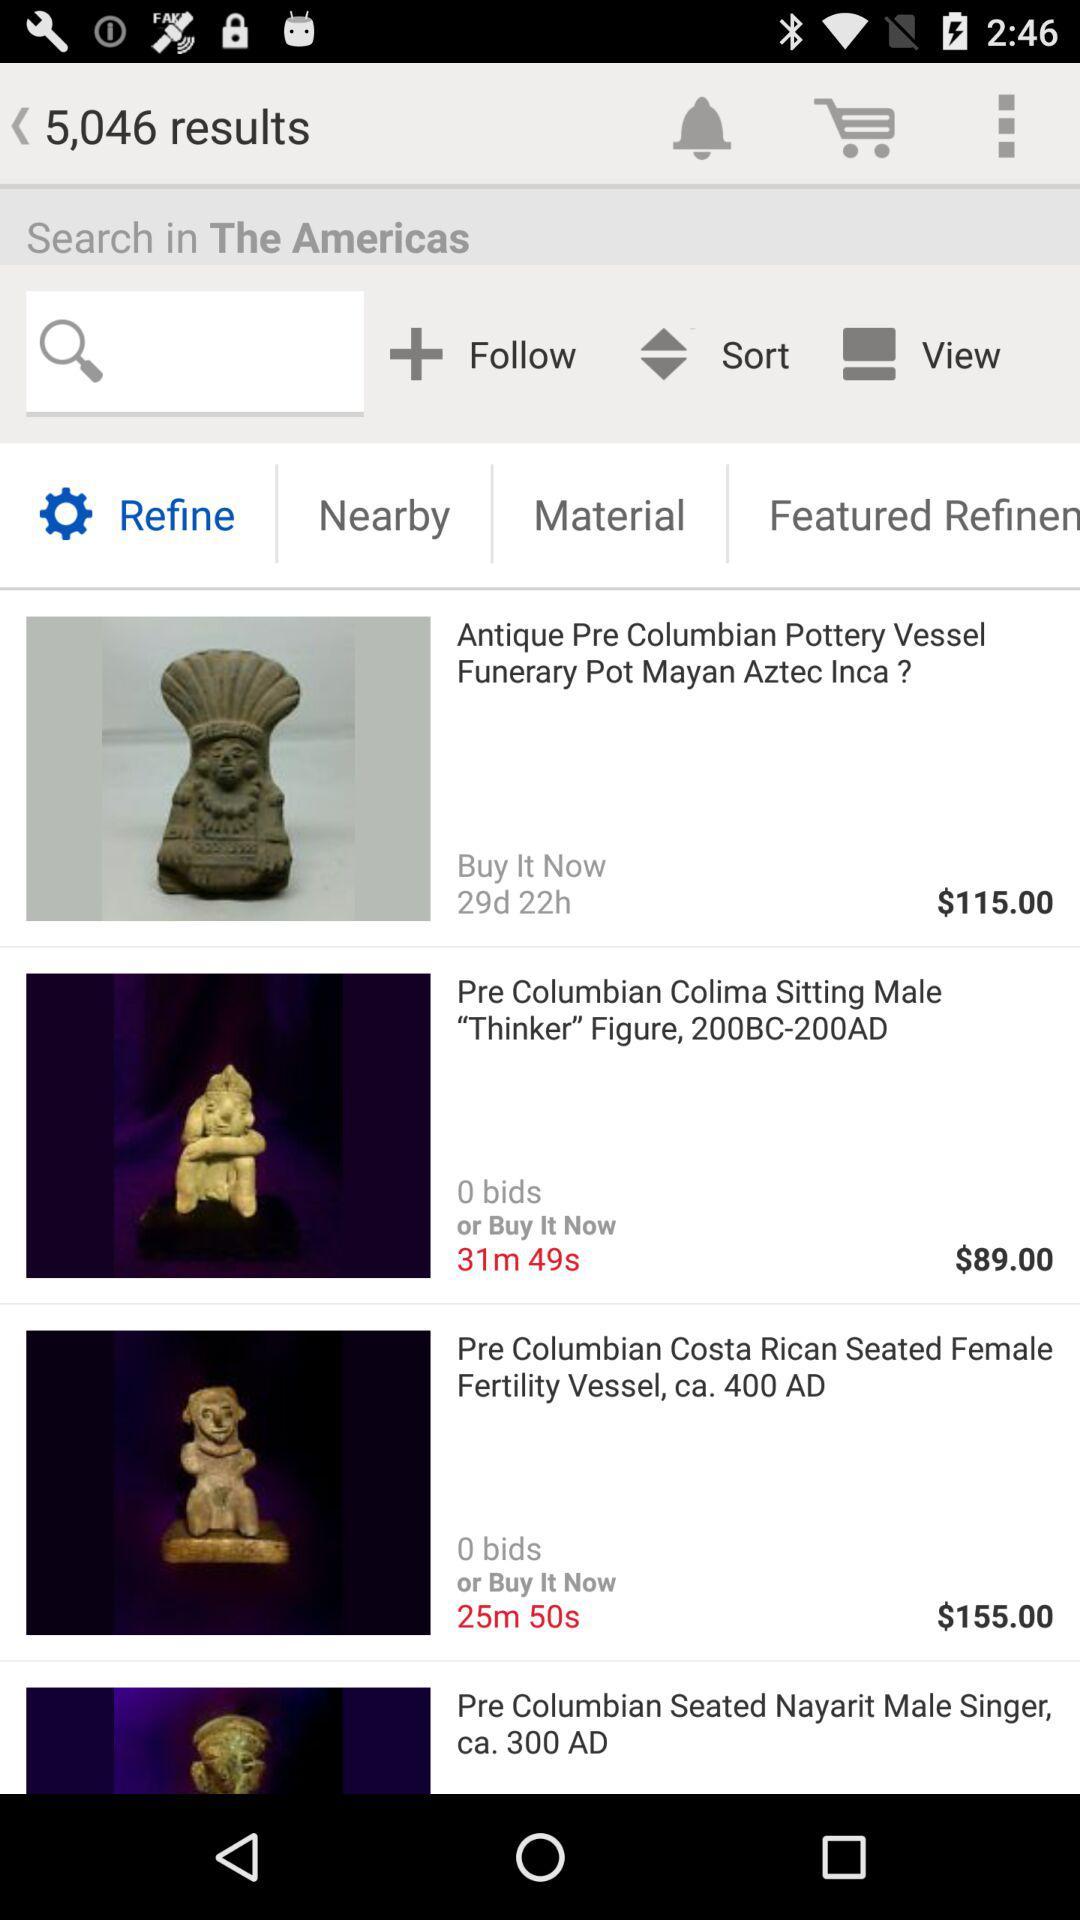 The width and height of the screenshot is (1080, 1920). What do you see at coordinates (904, 513) in the screenshot?
I see `the featured refinements button` at bounding box center [904, 513].